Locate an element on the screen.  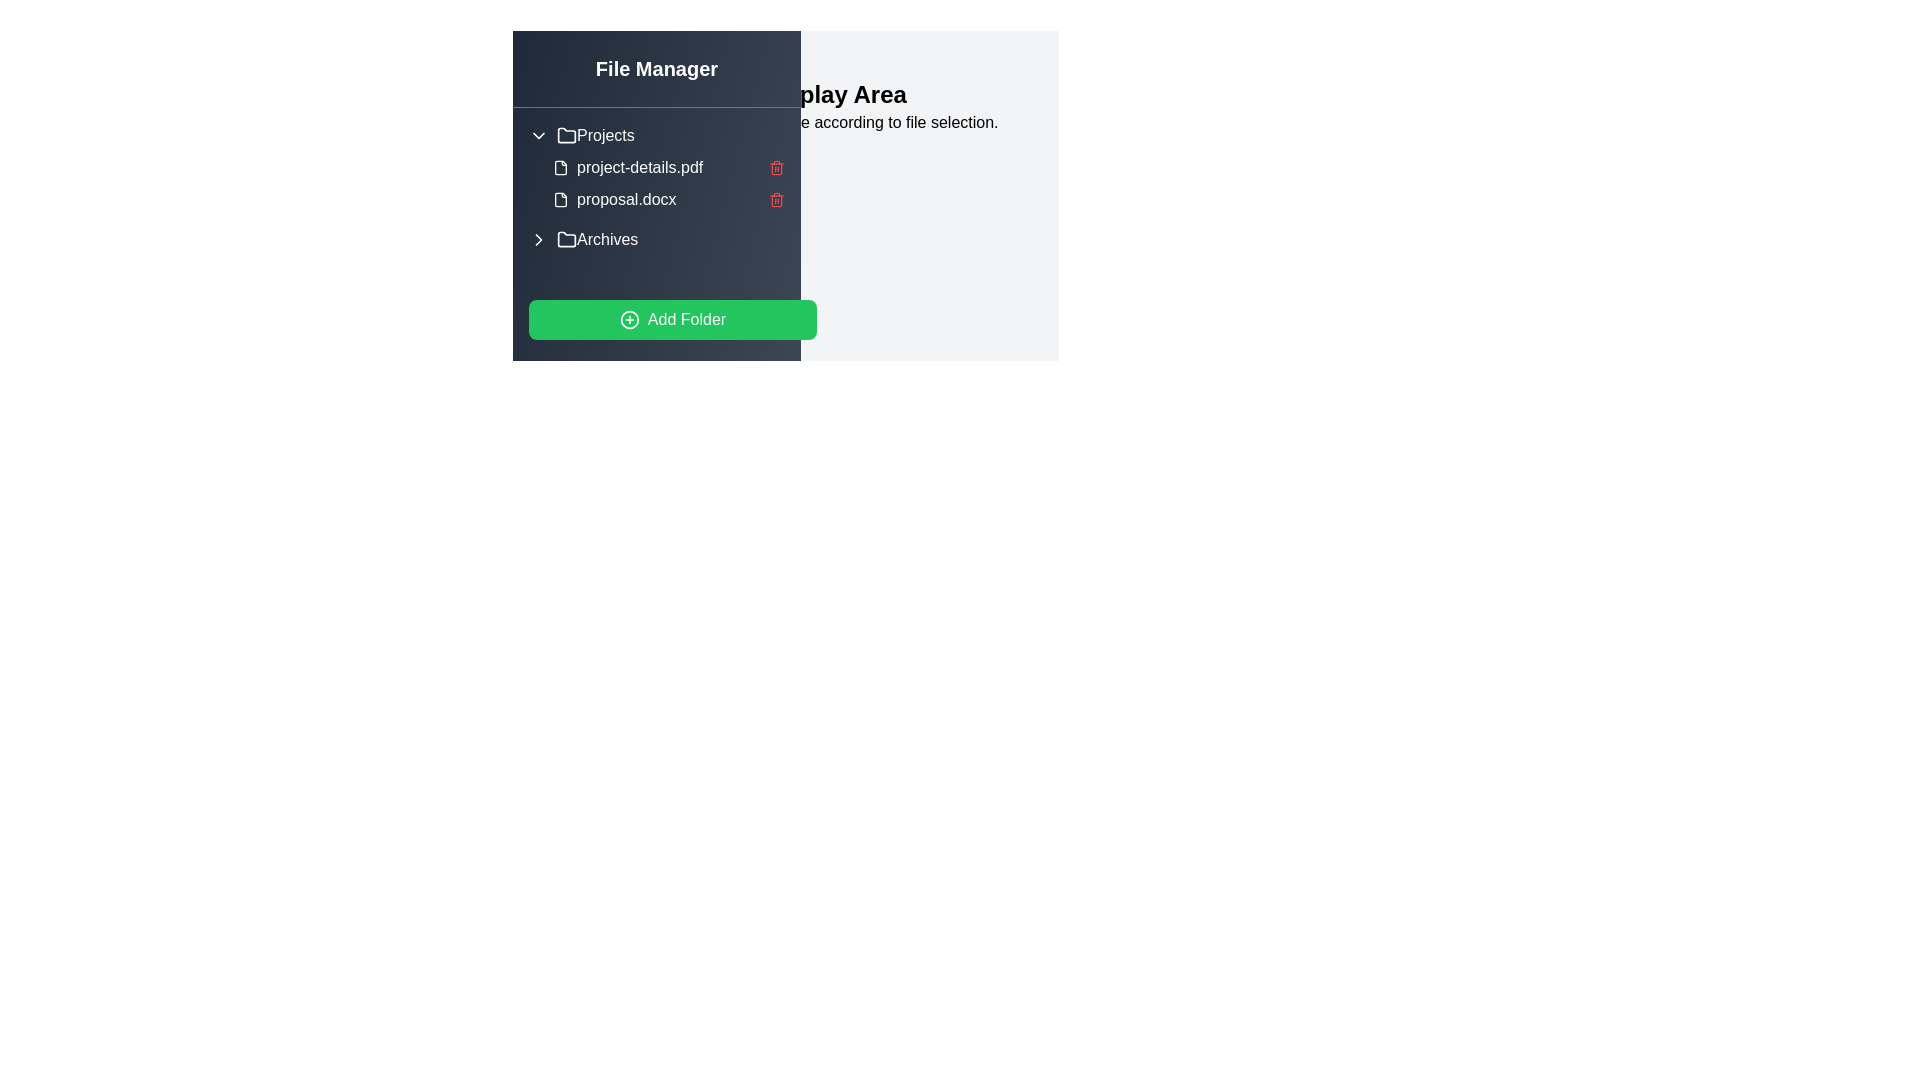
the middle component of the trash can icon associated with the list item 'proposal.docx' is located at coordinates (776, 168).